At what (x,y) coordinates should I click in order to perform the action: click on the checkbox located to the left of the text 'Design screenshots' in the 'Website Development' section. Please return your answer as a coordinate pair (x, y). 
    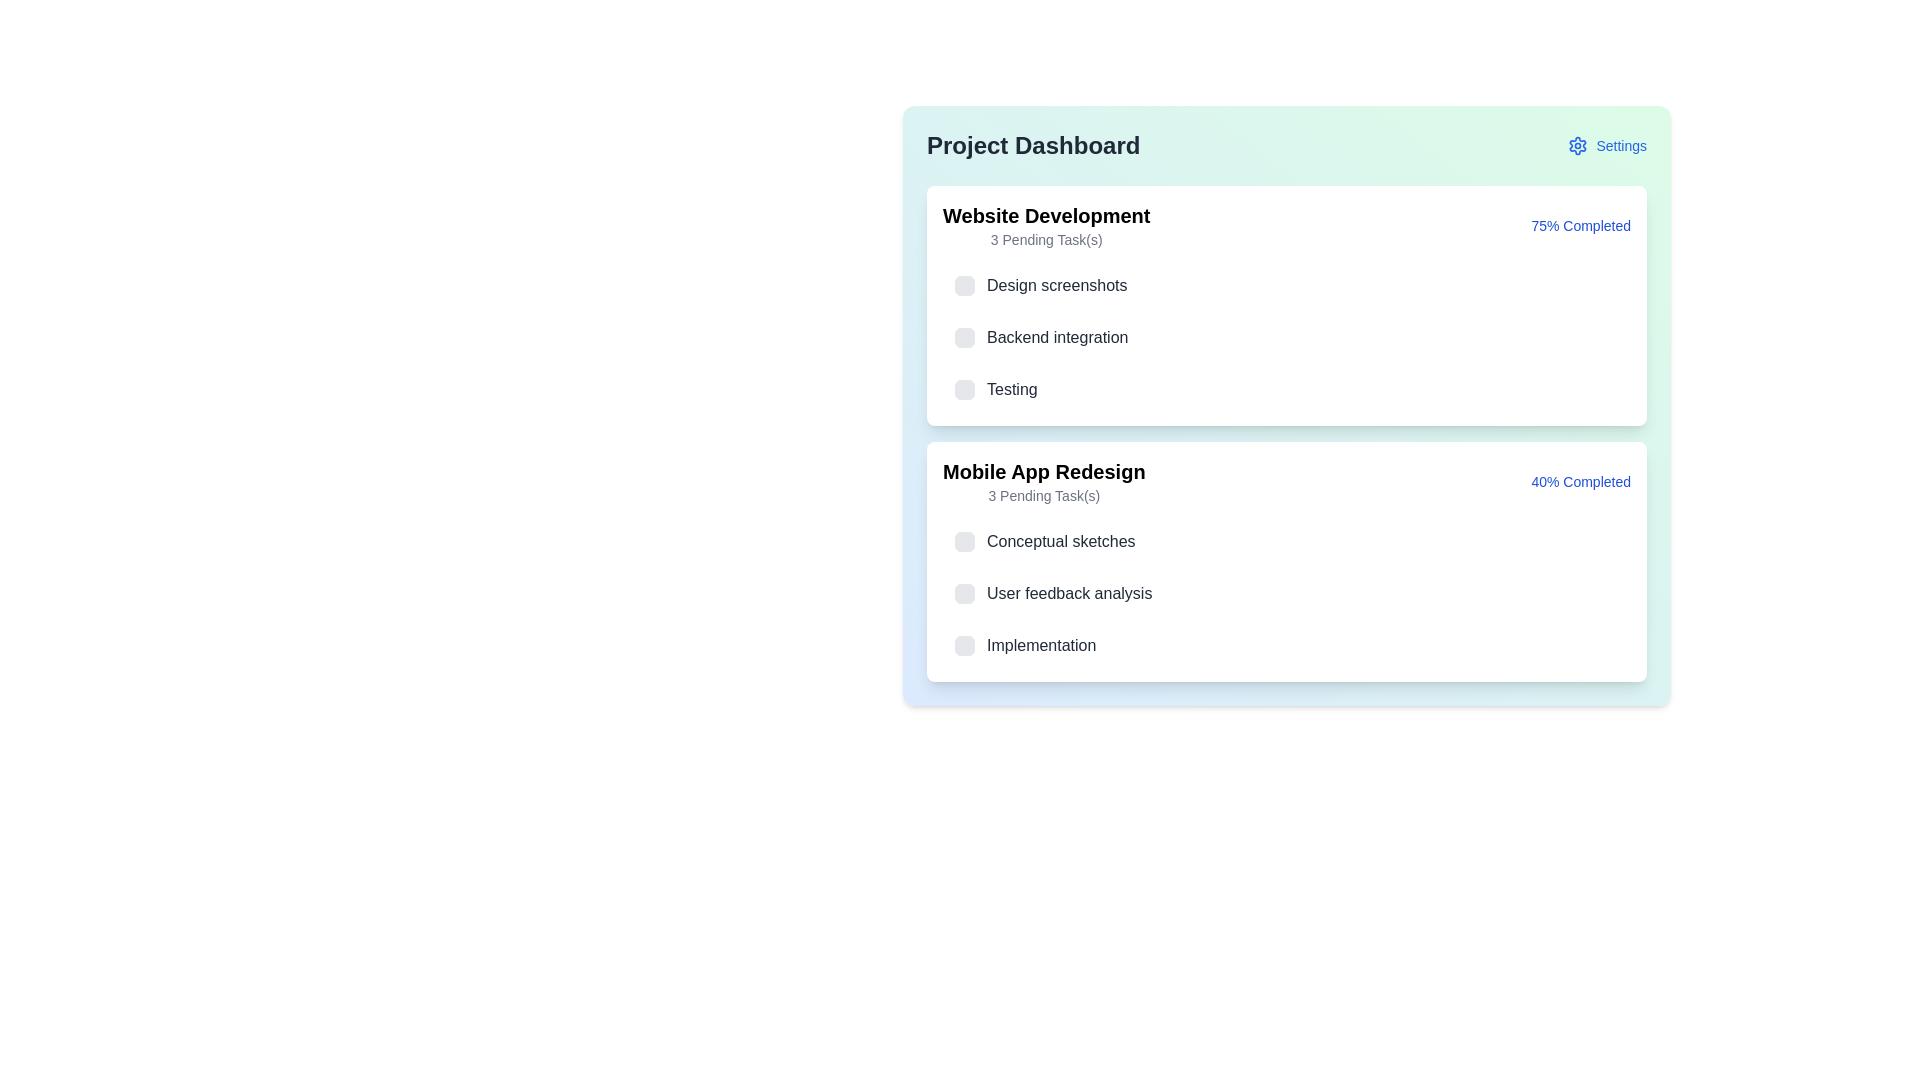
    Looking at the image, I should click on (964, 285).